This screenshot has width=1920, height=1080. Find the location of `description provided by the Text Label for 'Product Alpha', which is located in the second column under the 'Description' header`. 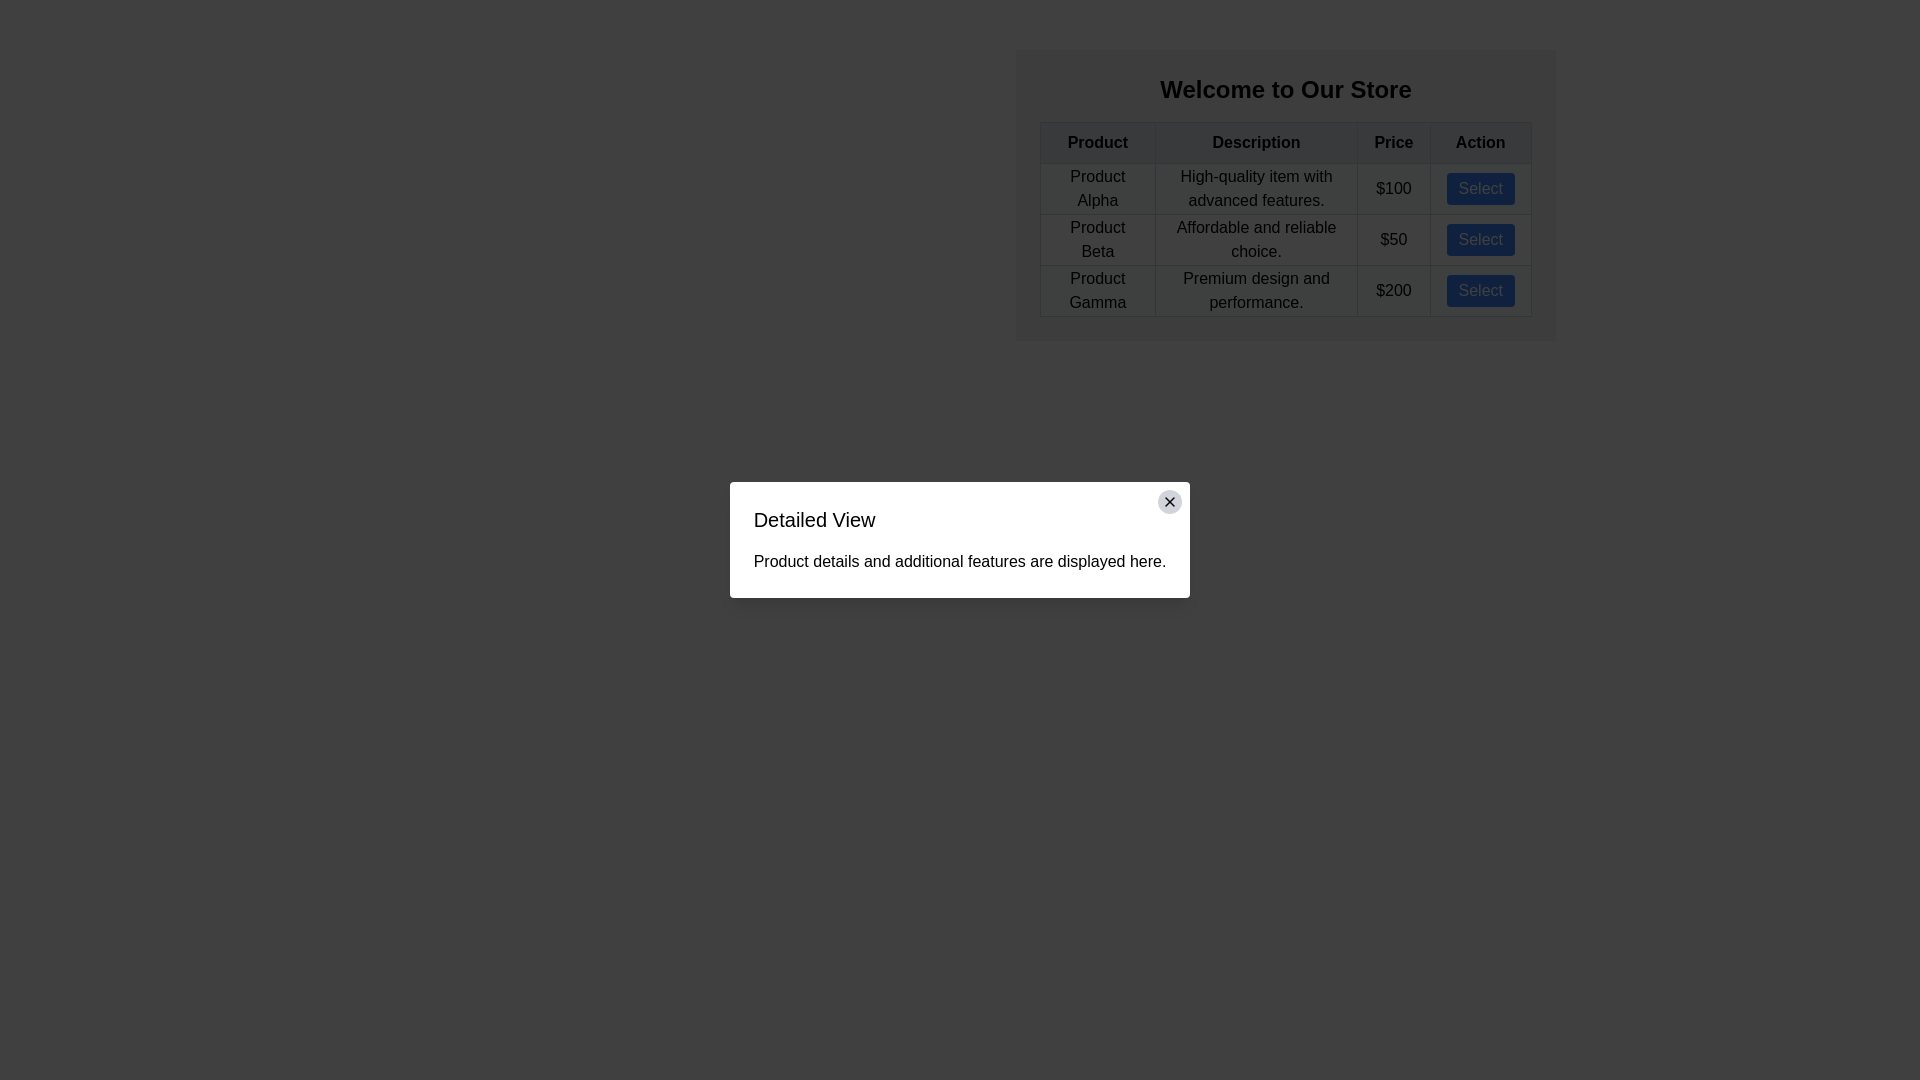

description provided by the Text Label for 'Product Alpha', which is located in the second column under the 'Description' header is located at coordinates (1255, 189).